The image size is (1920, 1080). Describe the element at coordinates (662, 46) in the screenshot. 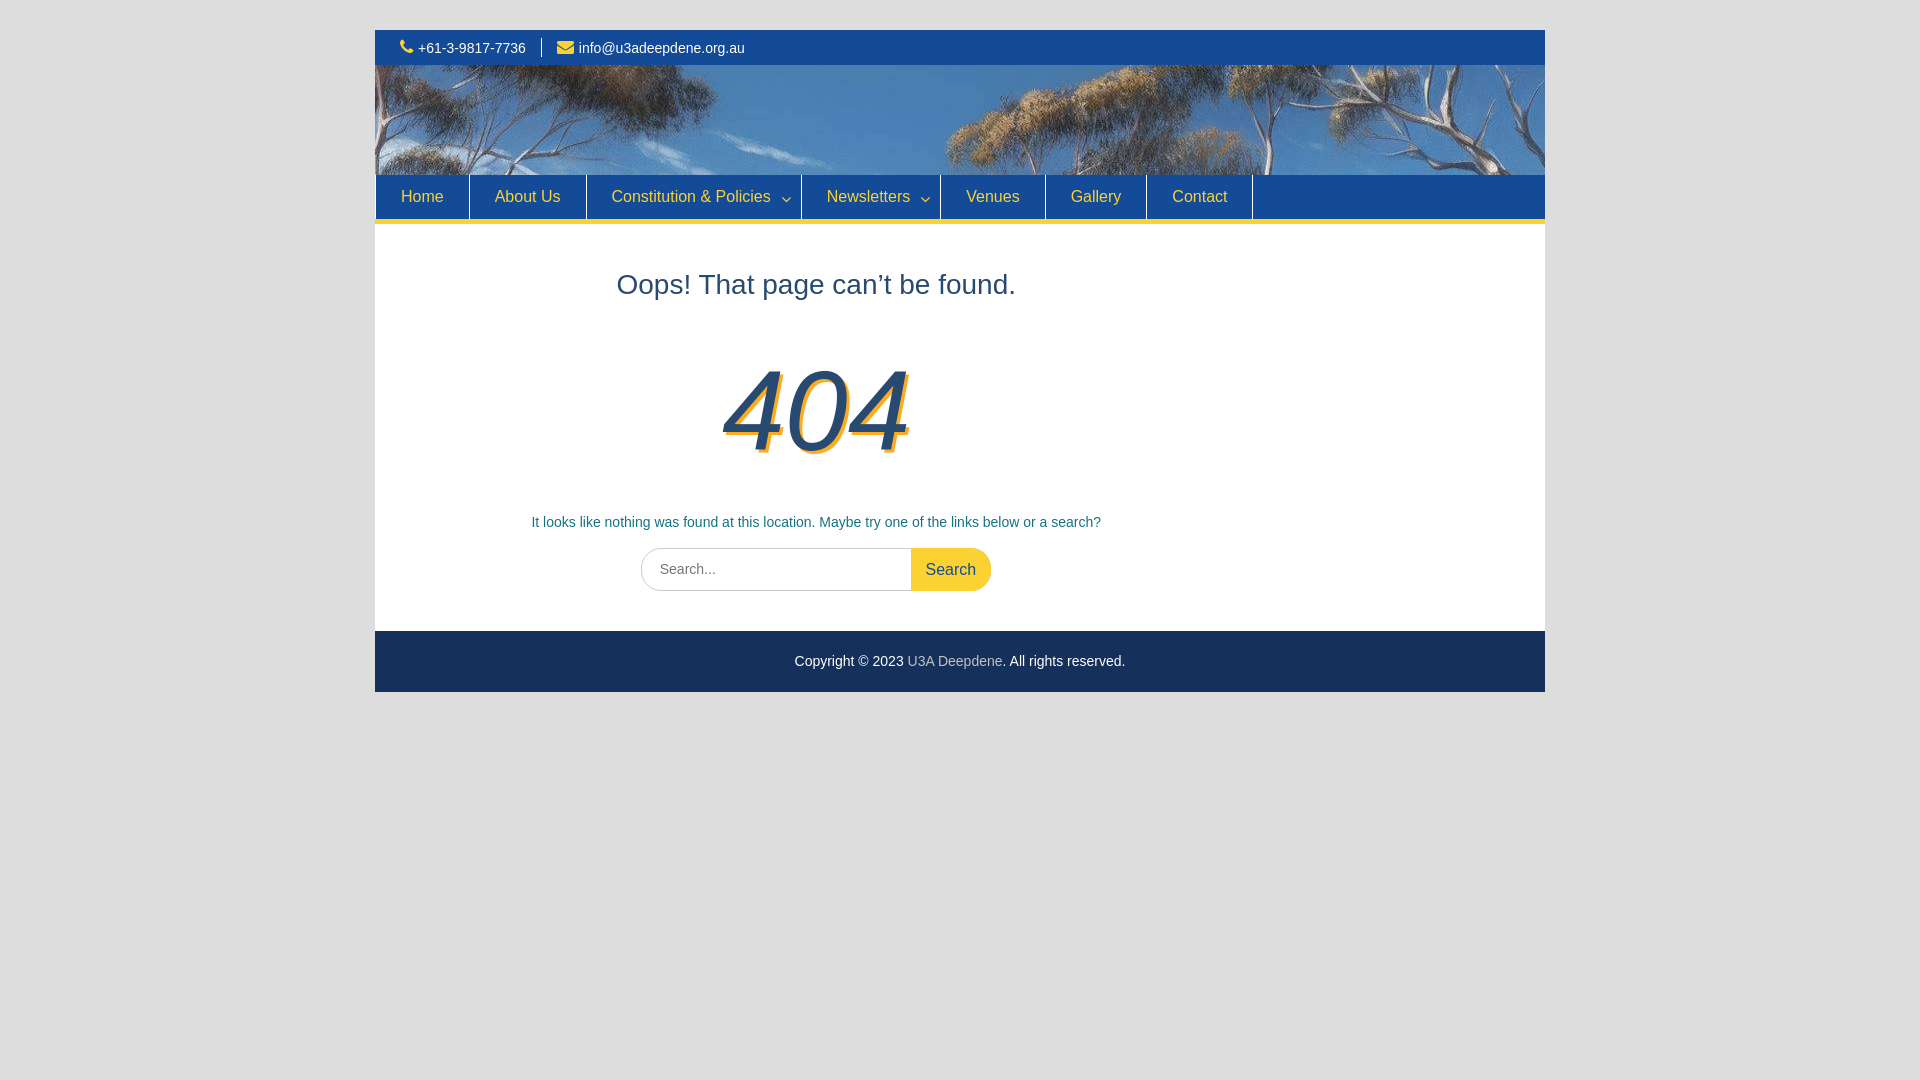

I see `'info@u3adeepdene.org.au'` at that location.